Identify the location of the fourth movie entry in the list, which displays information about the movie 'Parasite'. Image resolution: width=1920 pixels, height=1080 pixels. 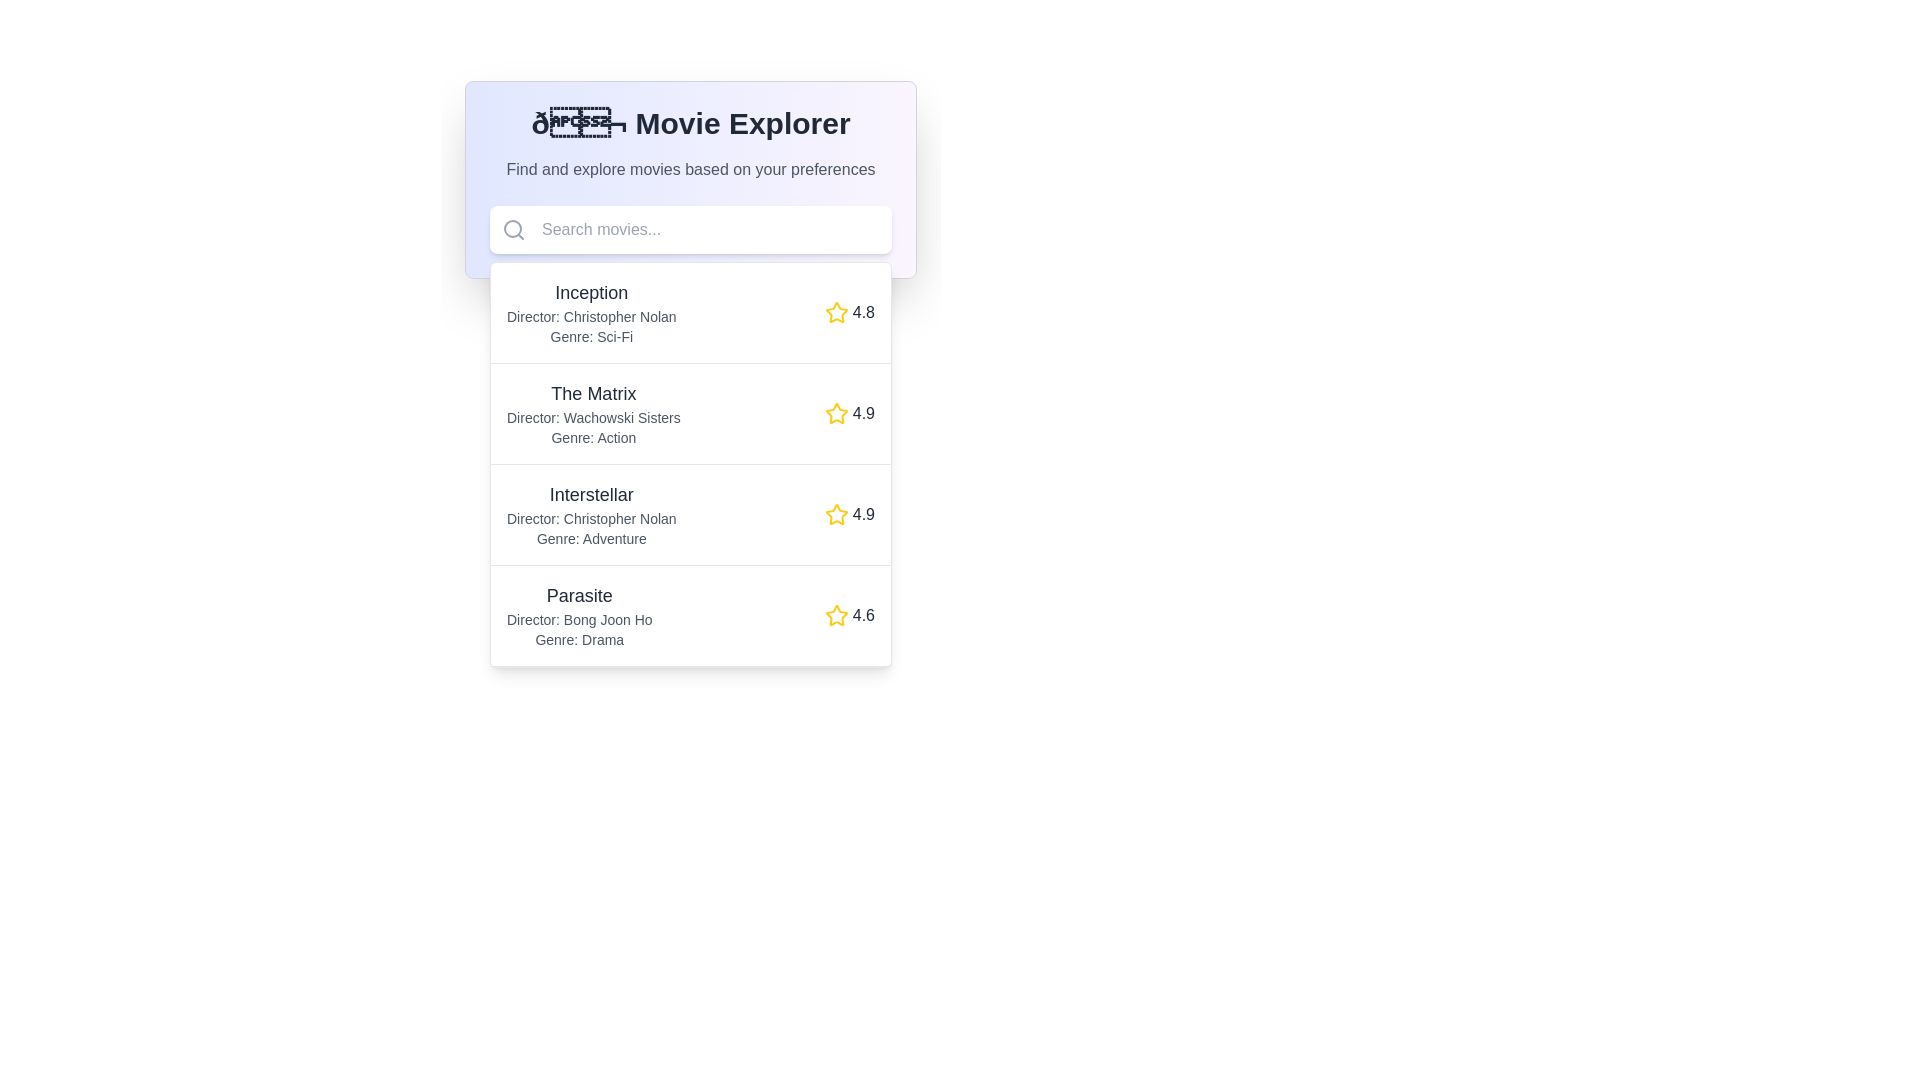
(691, 615).